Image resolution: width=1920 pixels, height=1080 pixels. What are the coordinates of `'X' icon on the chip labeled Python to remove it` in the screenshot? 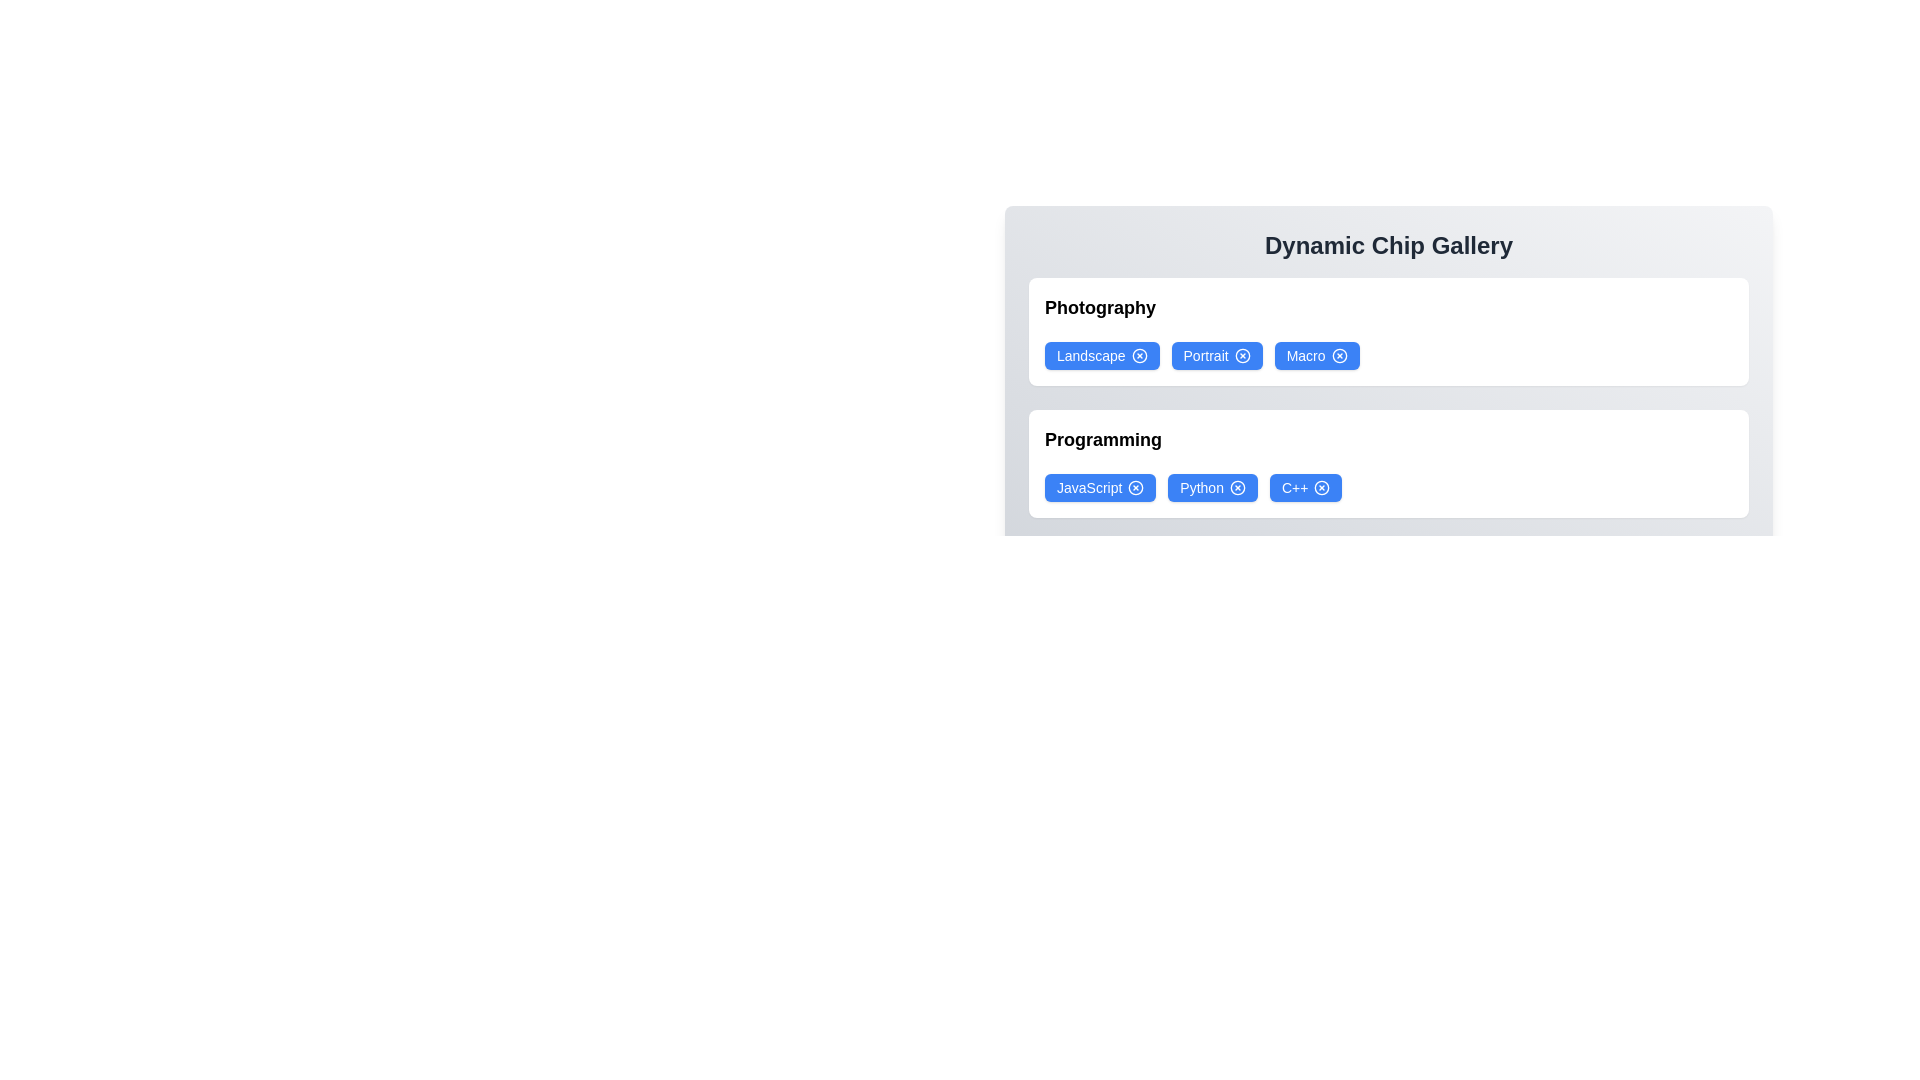 It's located at (1237, 488).